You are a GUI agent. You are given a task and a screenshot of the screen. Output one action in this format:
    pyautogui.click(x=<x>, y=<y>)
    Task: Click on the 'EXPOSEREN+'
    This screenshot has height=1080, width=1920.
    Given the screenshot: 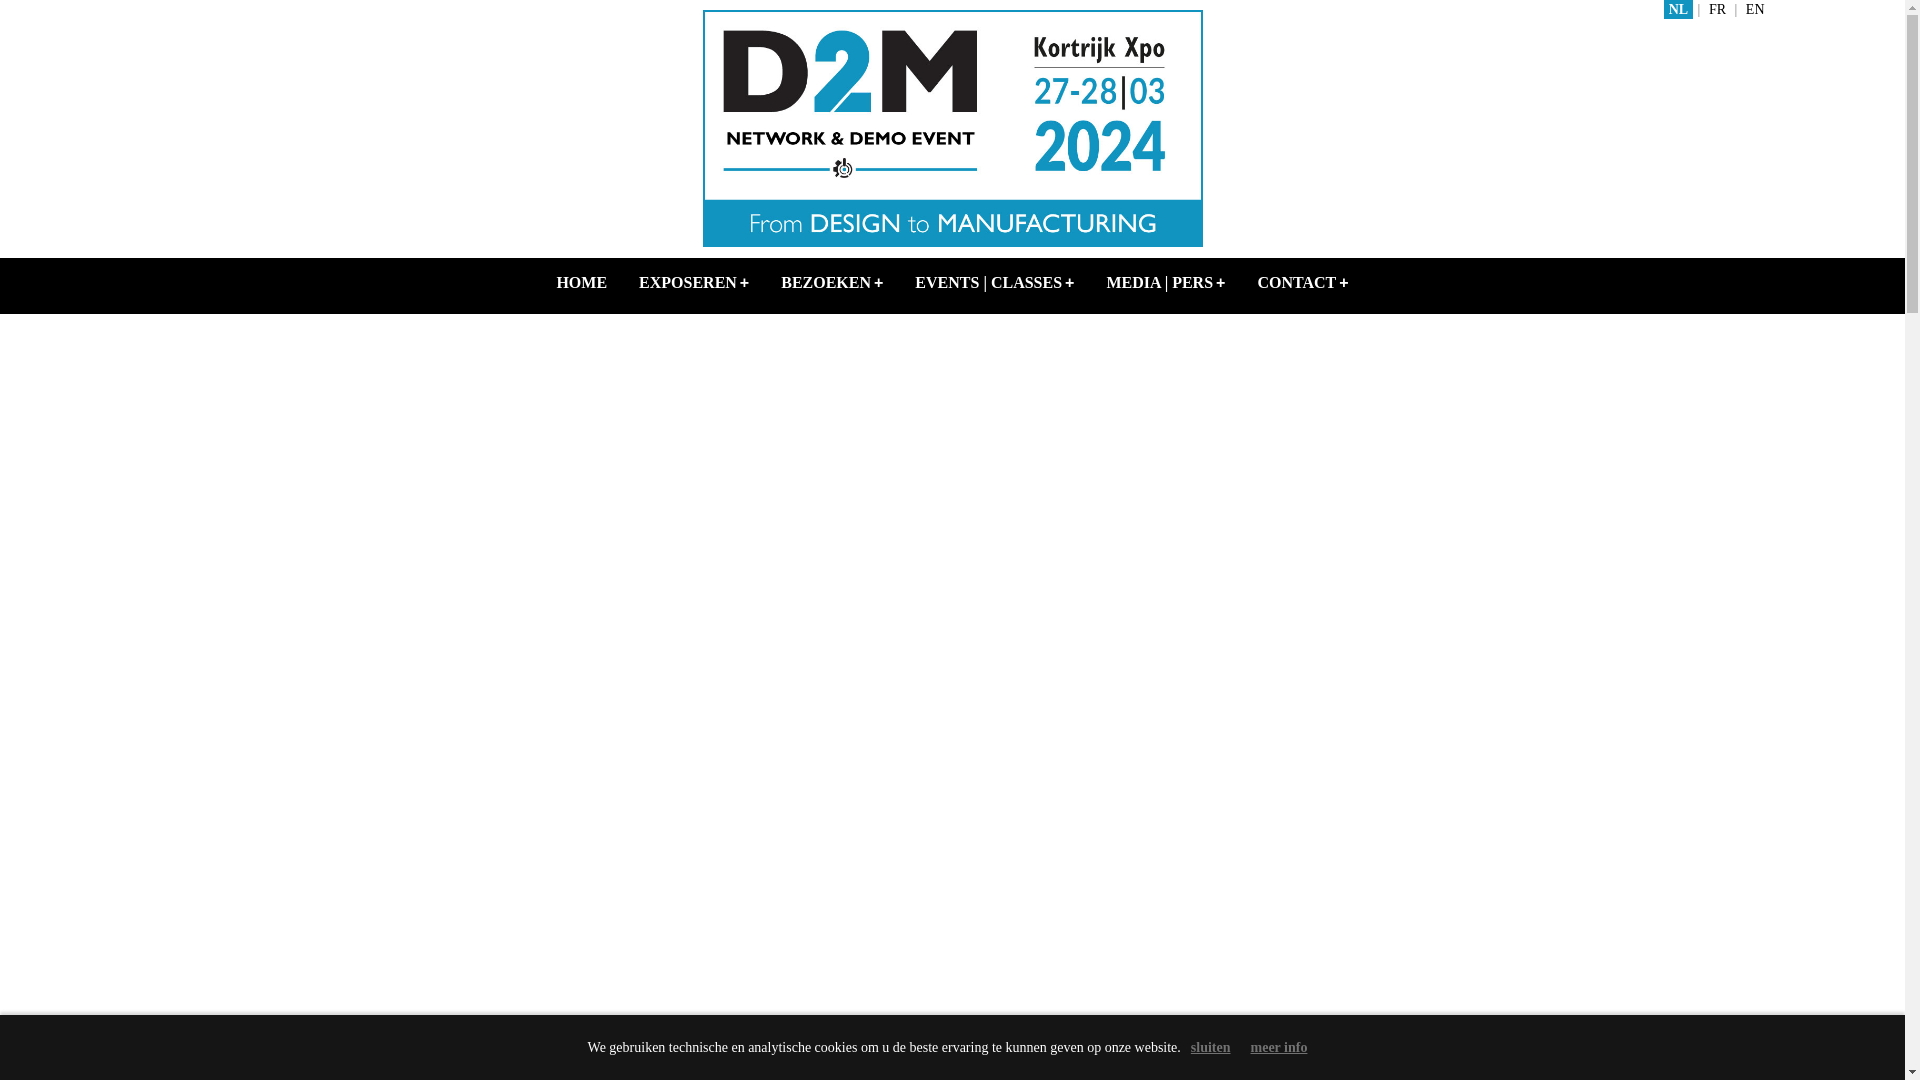 What is the action you would take?
    pyautogui.click(x=694, y=283)
    